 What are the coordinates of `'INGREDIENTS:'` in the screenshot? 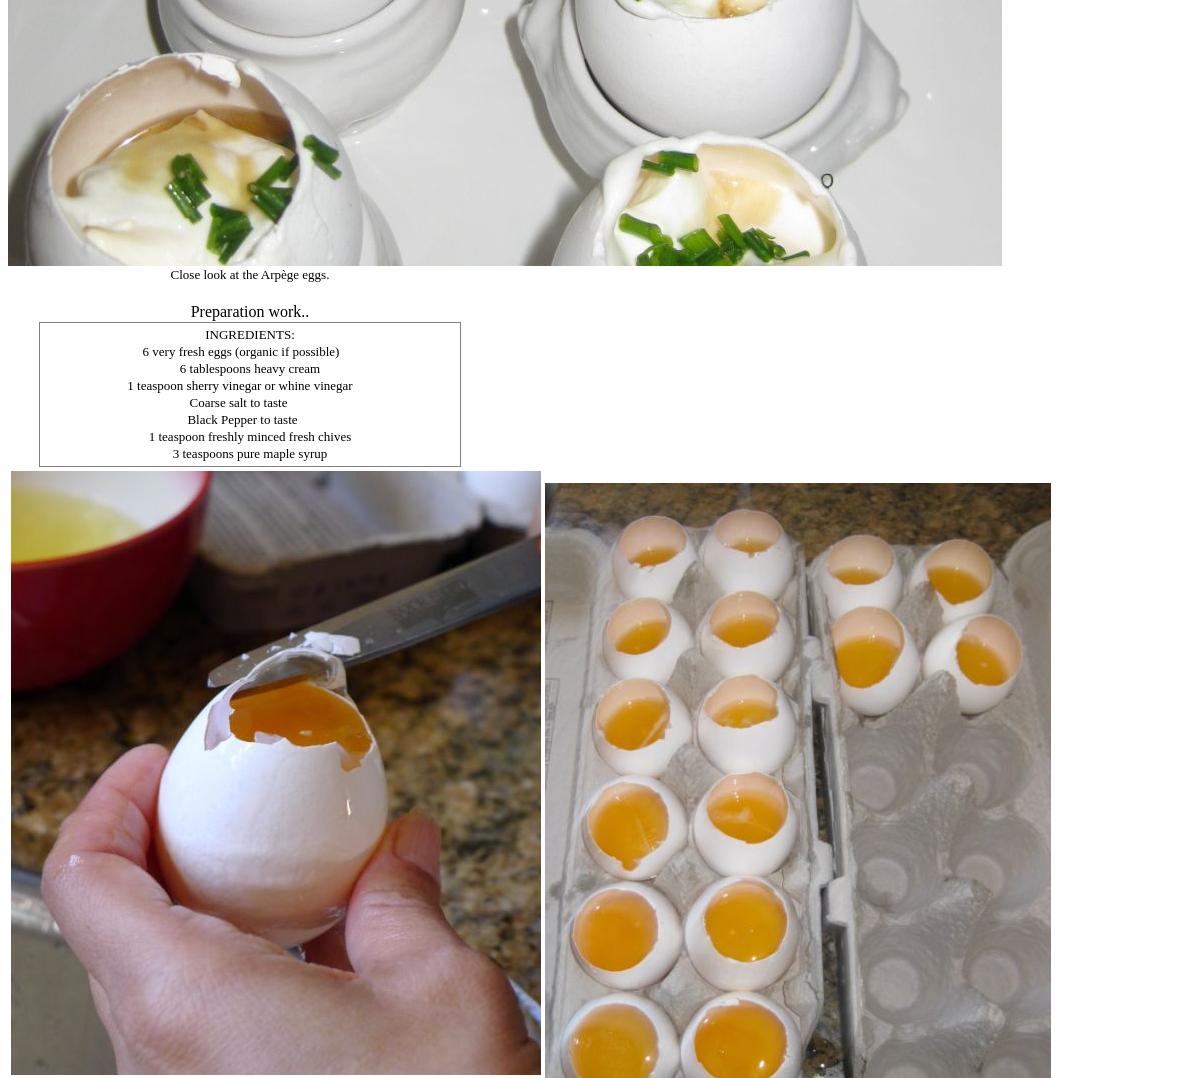 It's located at (248, 333).